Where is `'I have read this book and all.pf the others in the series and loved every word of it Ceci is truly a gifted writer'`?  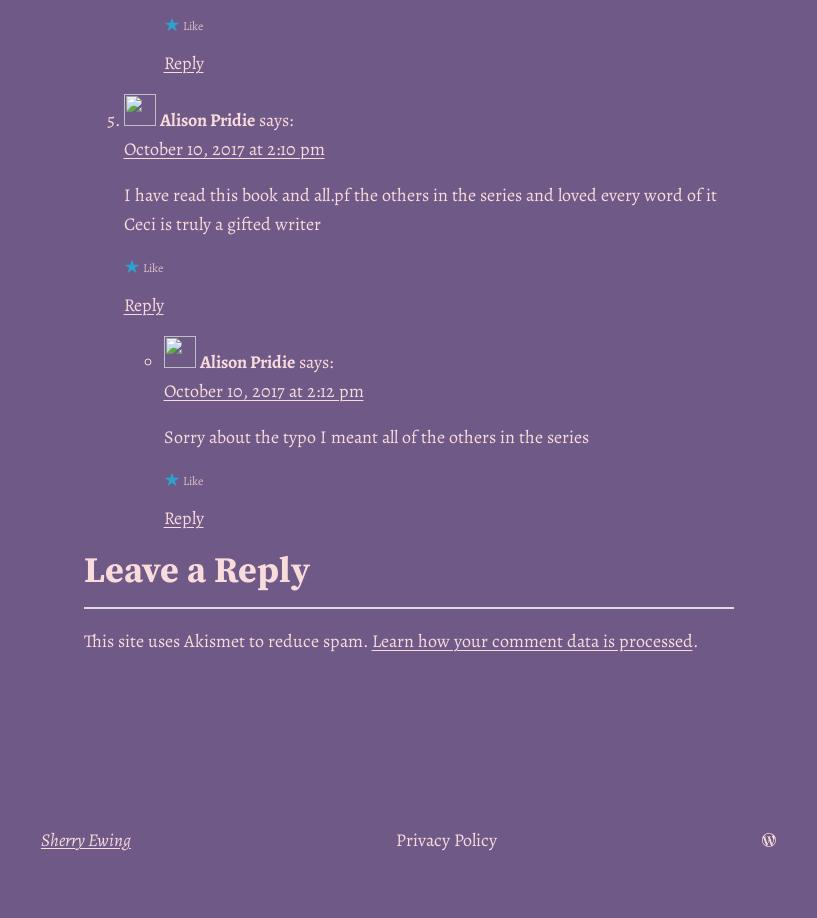
'I have read this book and all.pf the others in the series and loved every word of it Ceci is truly a gifted writer' is located at coordinates (123, 209).